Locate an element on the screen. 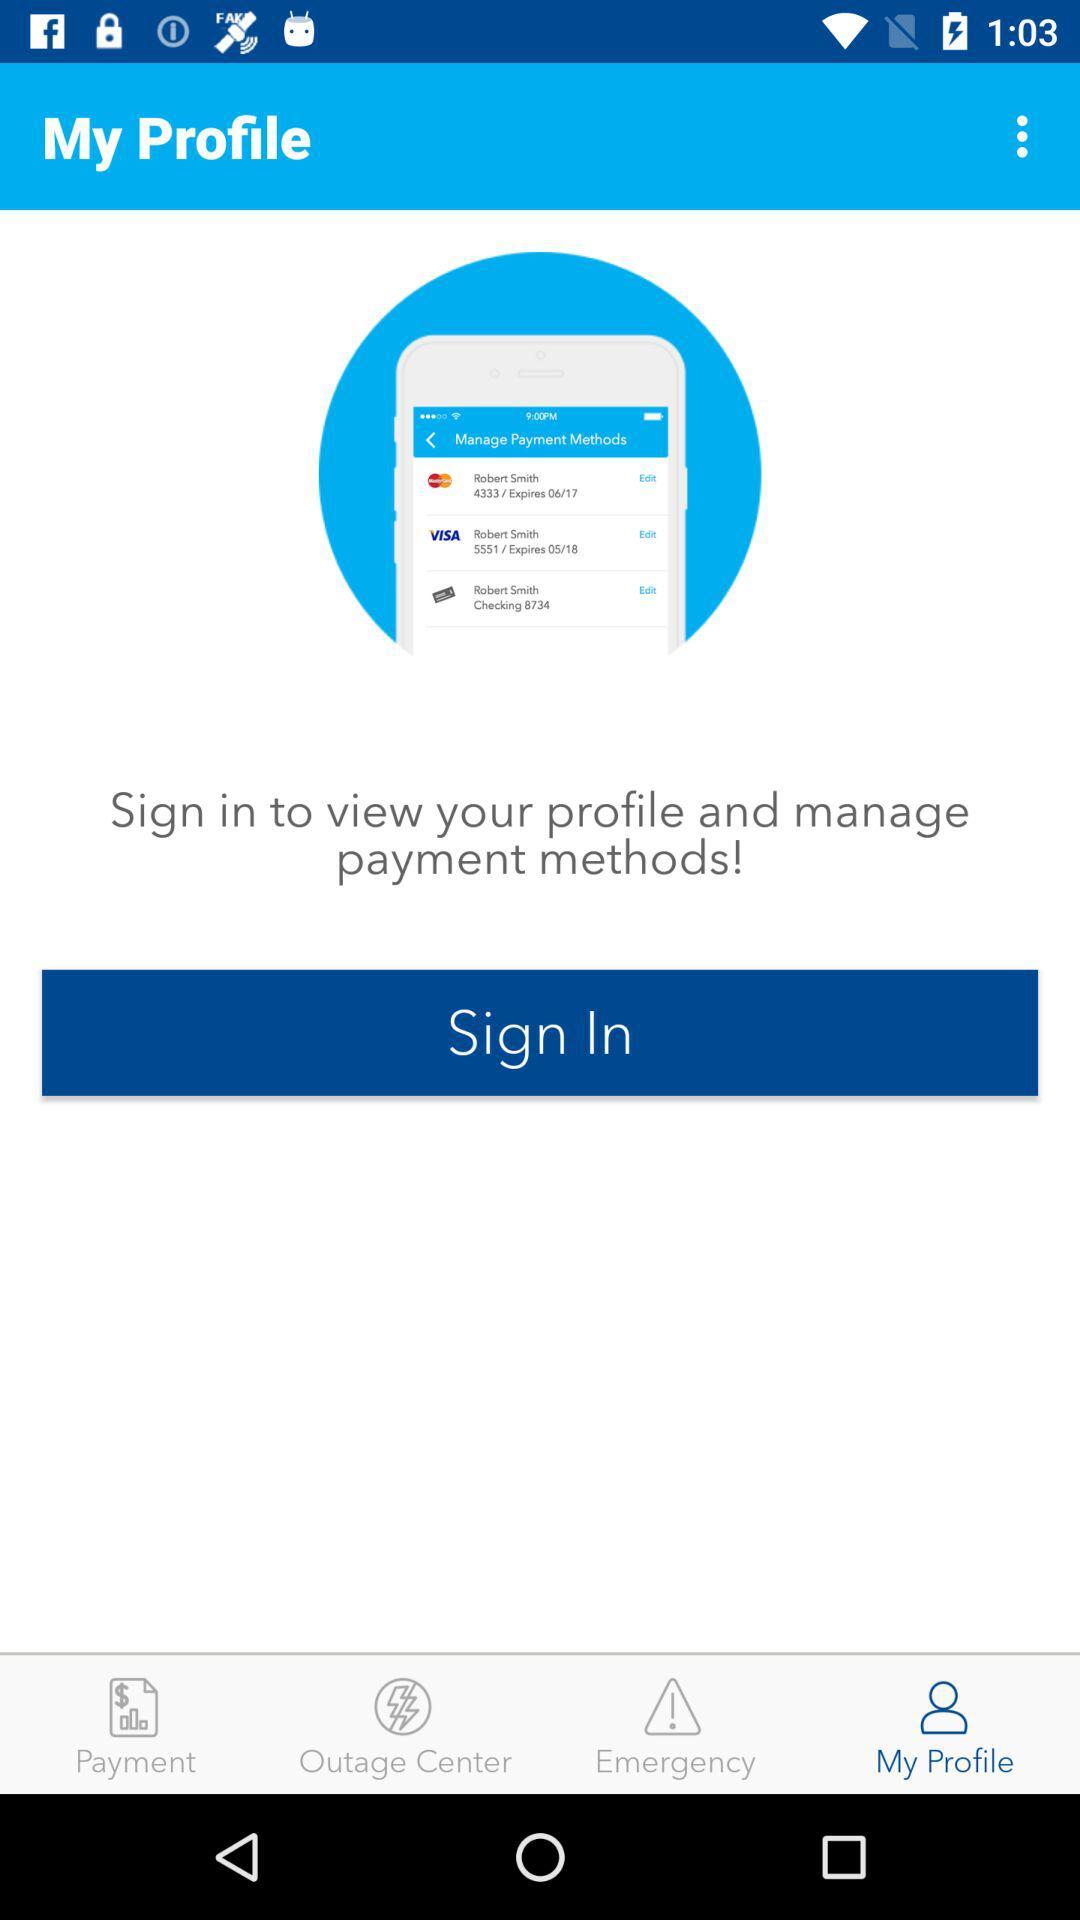 This screenshot has width=1080, height=1920. icon next to my profile item is located at coordinates (1027, 135).